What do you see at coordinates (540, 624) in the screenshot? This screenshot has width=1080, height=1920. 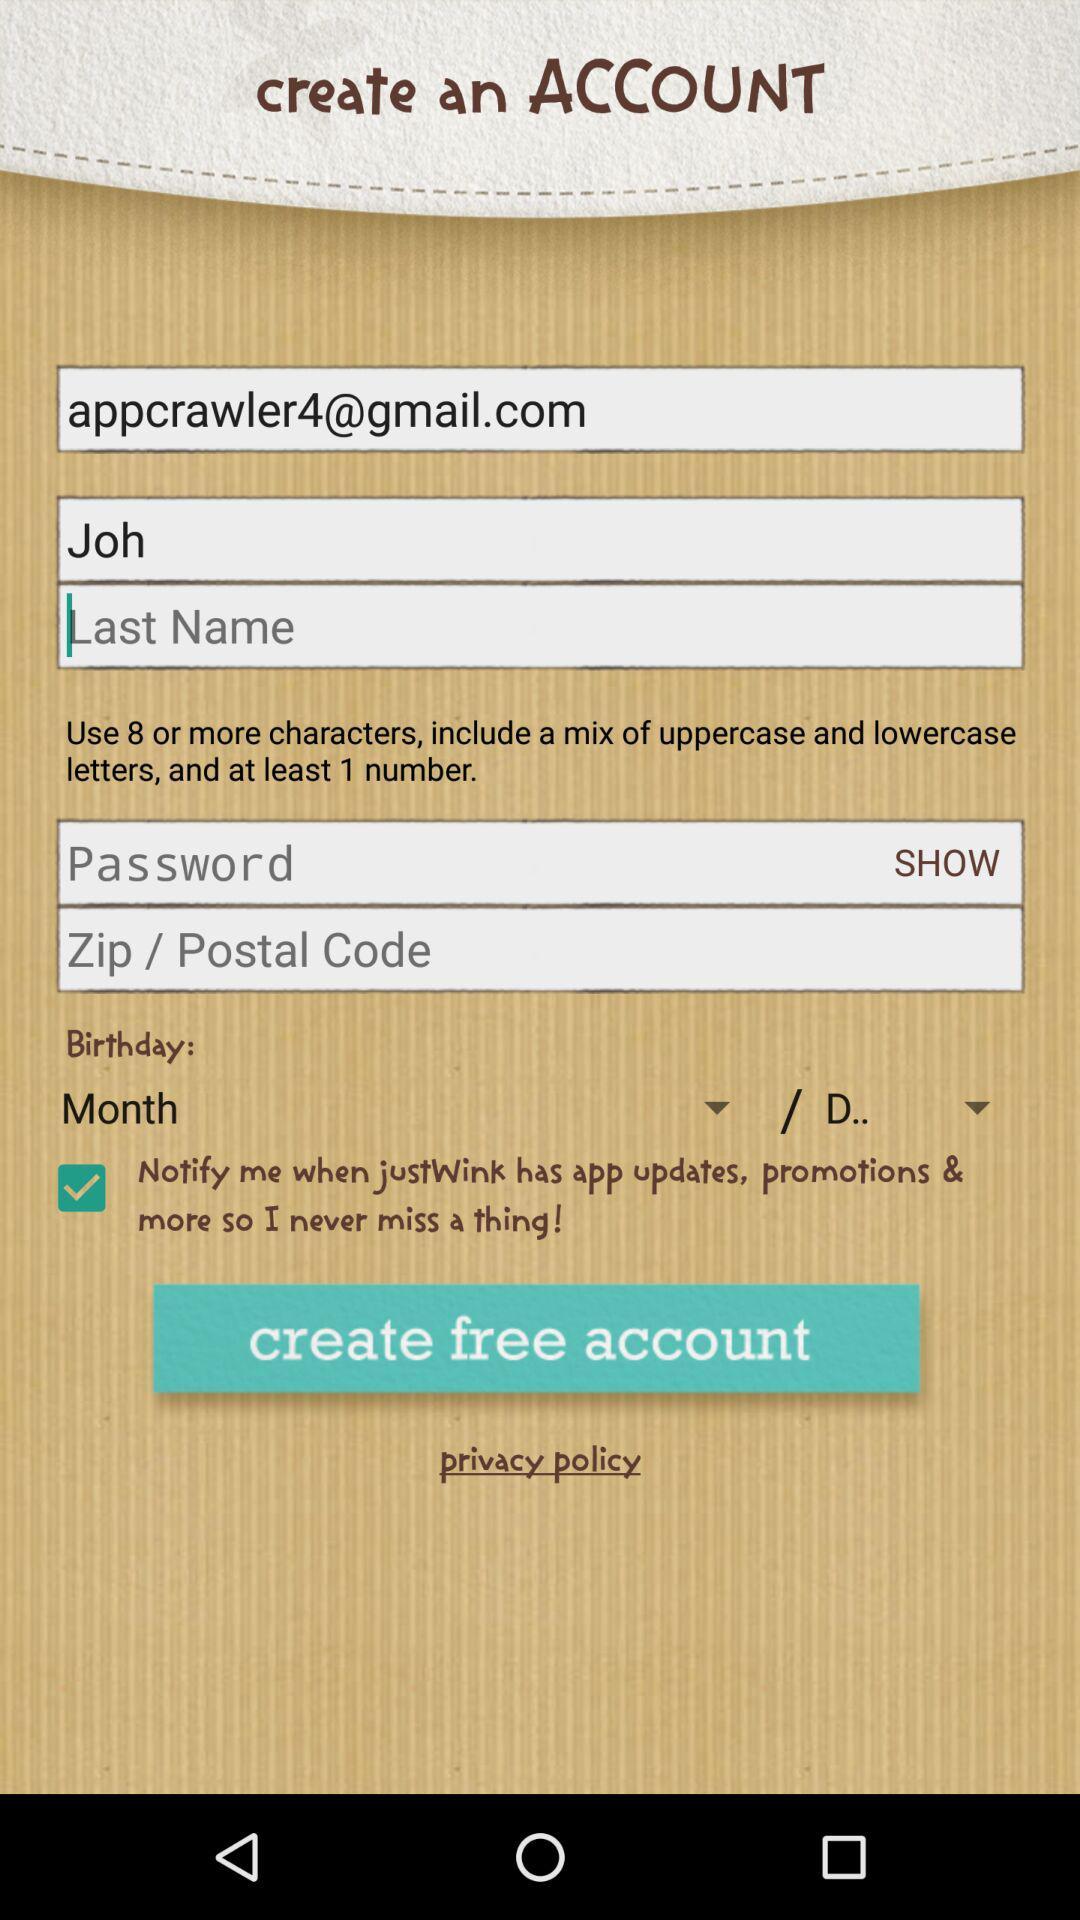 I see `text box` at bounding box center [540, 624].